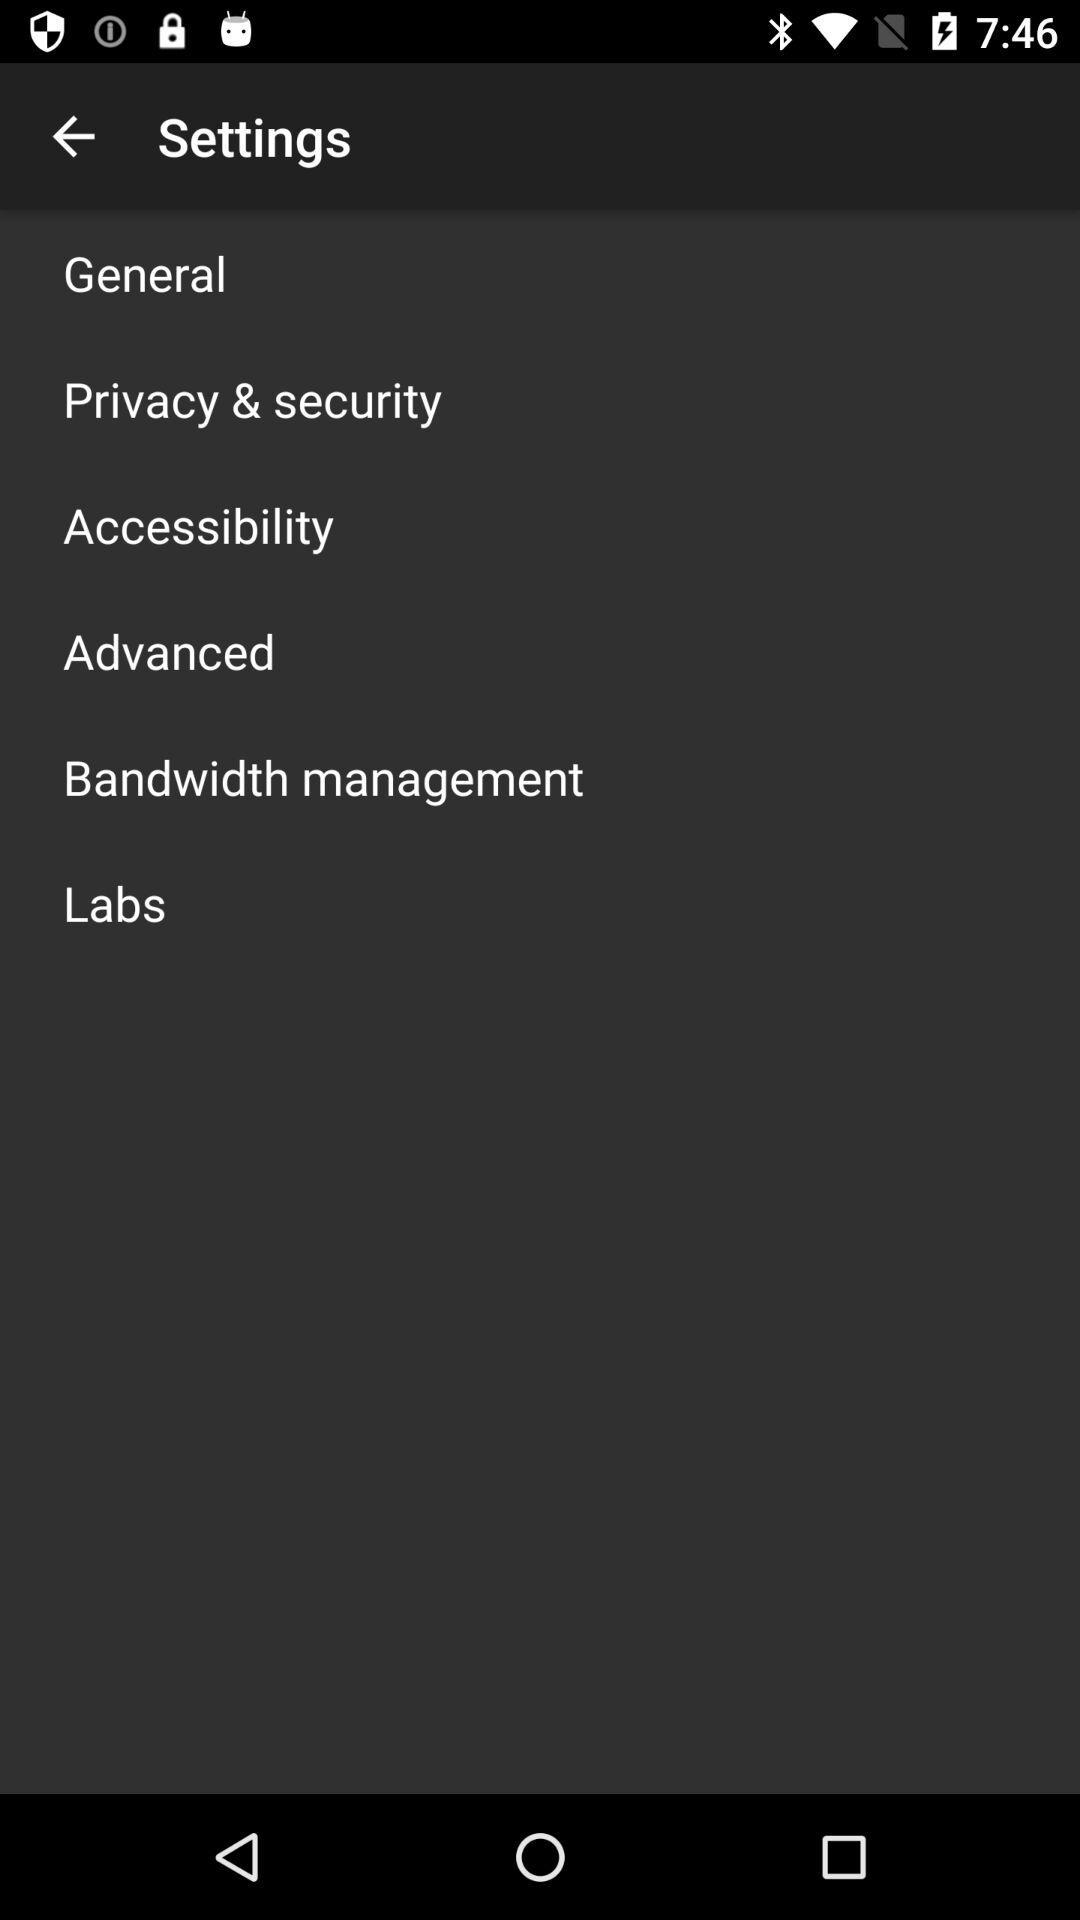  What do you see at coordinates (114, 901) in the screenshot?
I see `the labs app` at bounding box center [114, 901].